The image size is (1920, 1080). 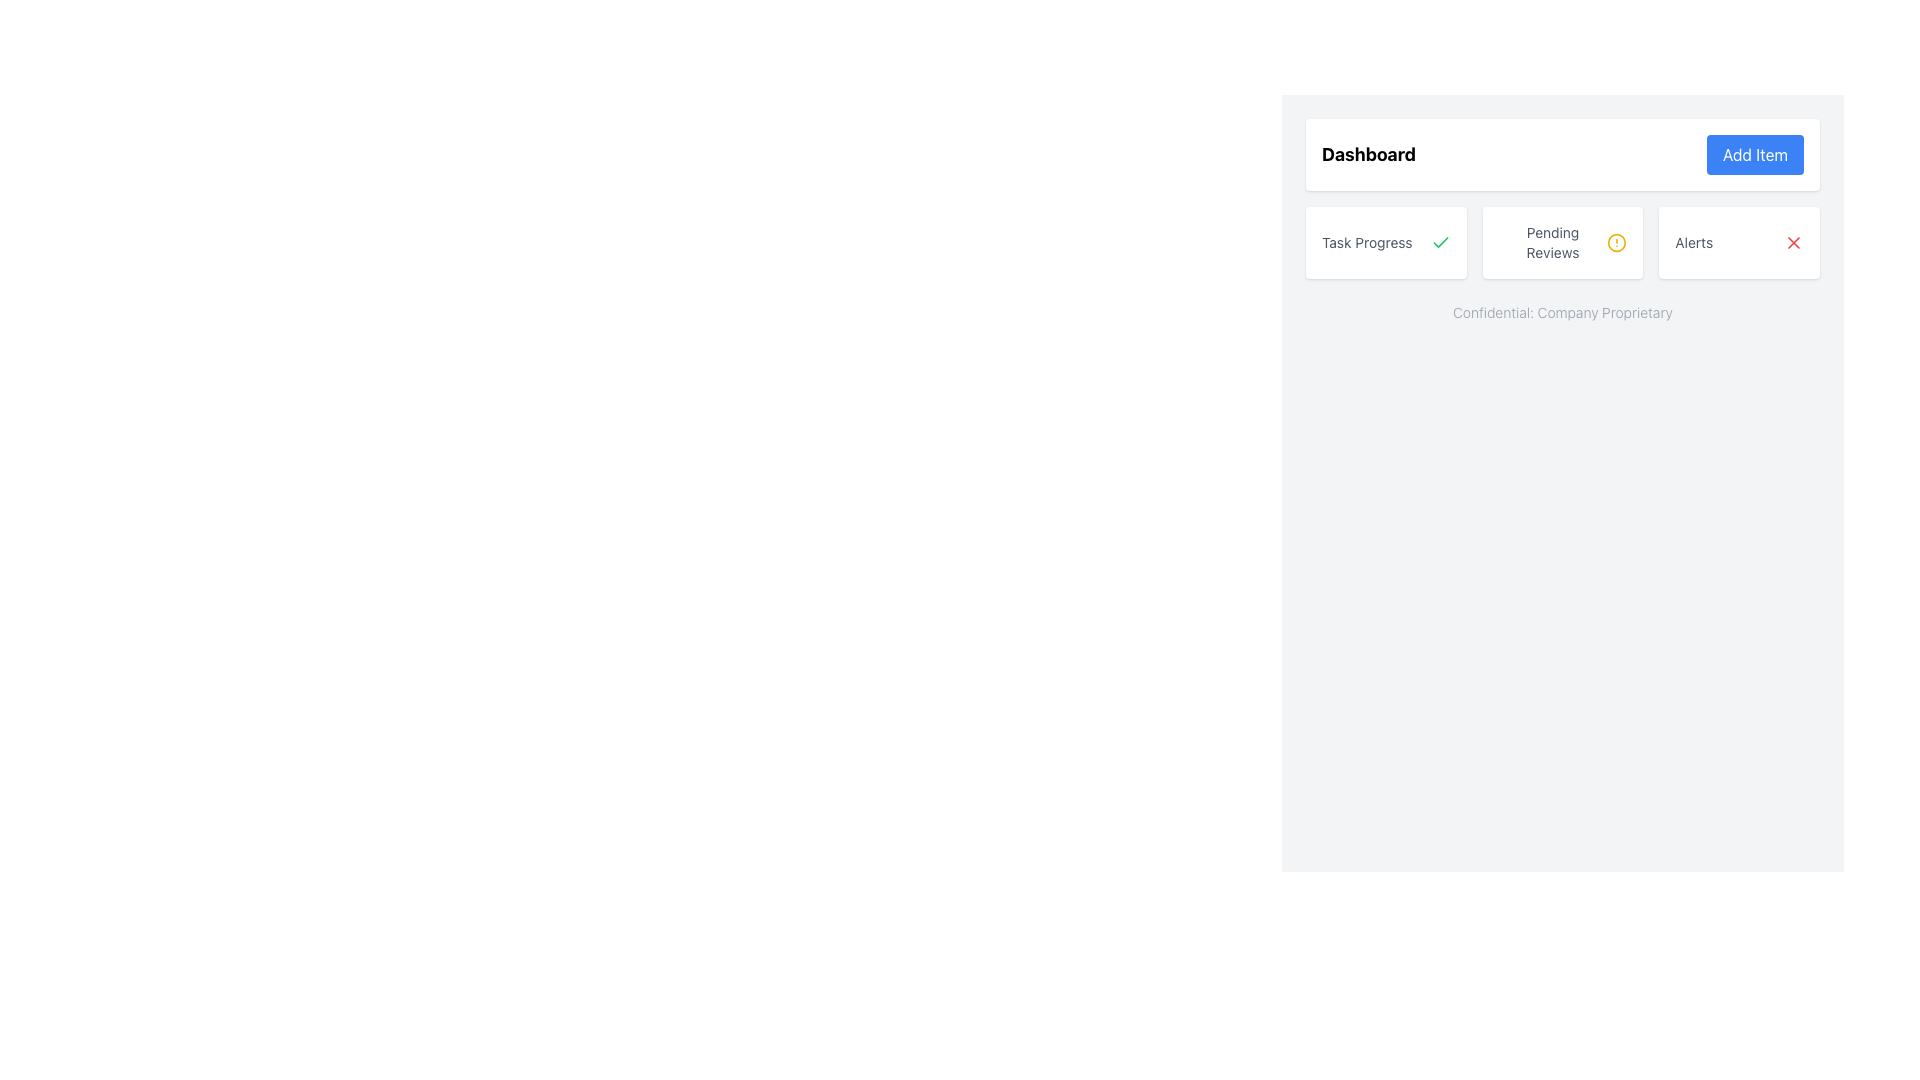 I want to click on the Text Label in the pending reviews section, which indicates items requiring review, located in the middle card under the 'Dashboard' heading, so click(x=1552, y=242).